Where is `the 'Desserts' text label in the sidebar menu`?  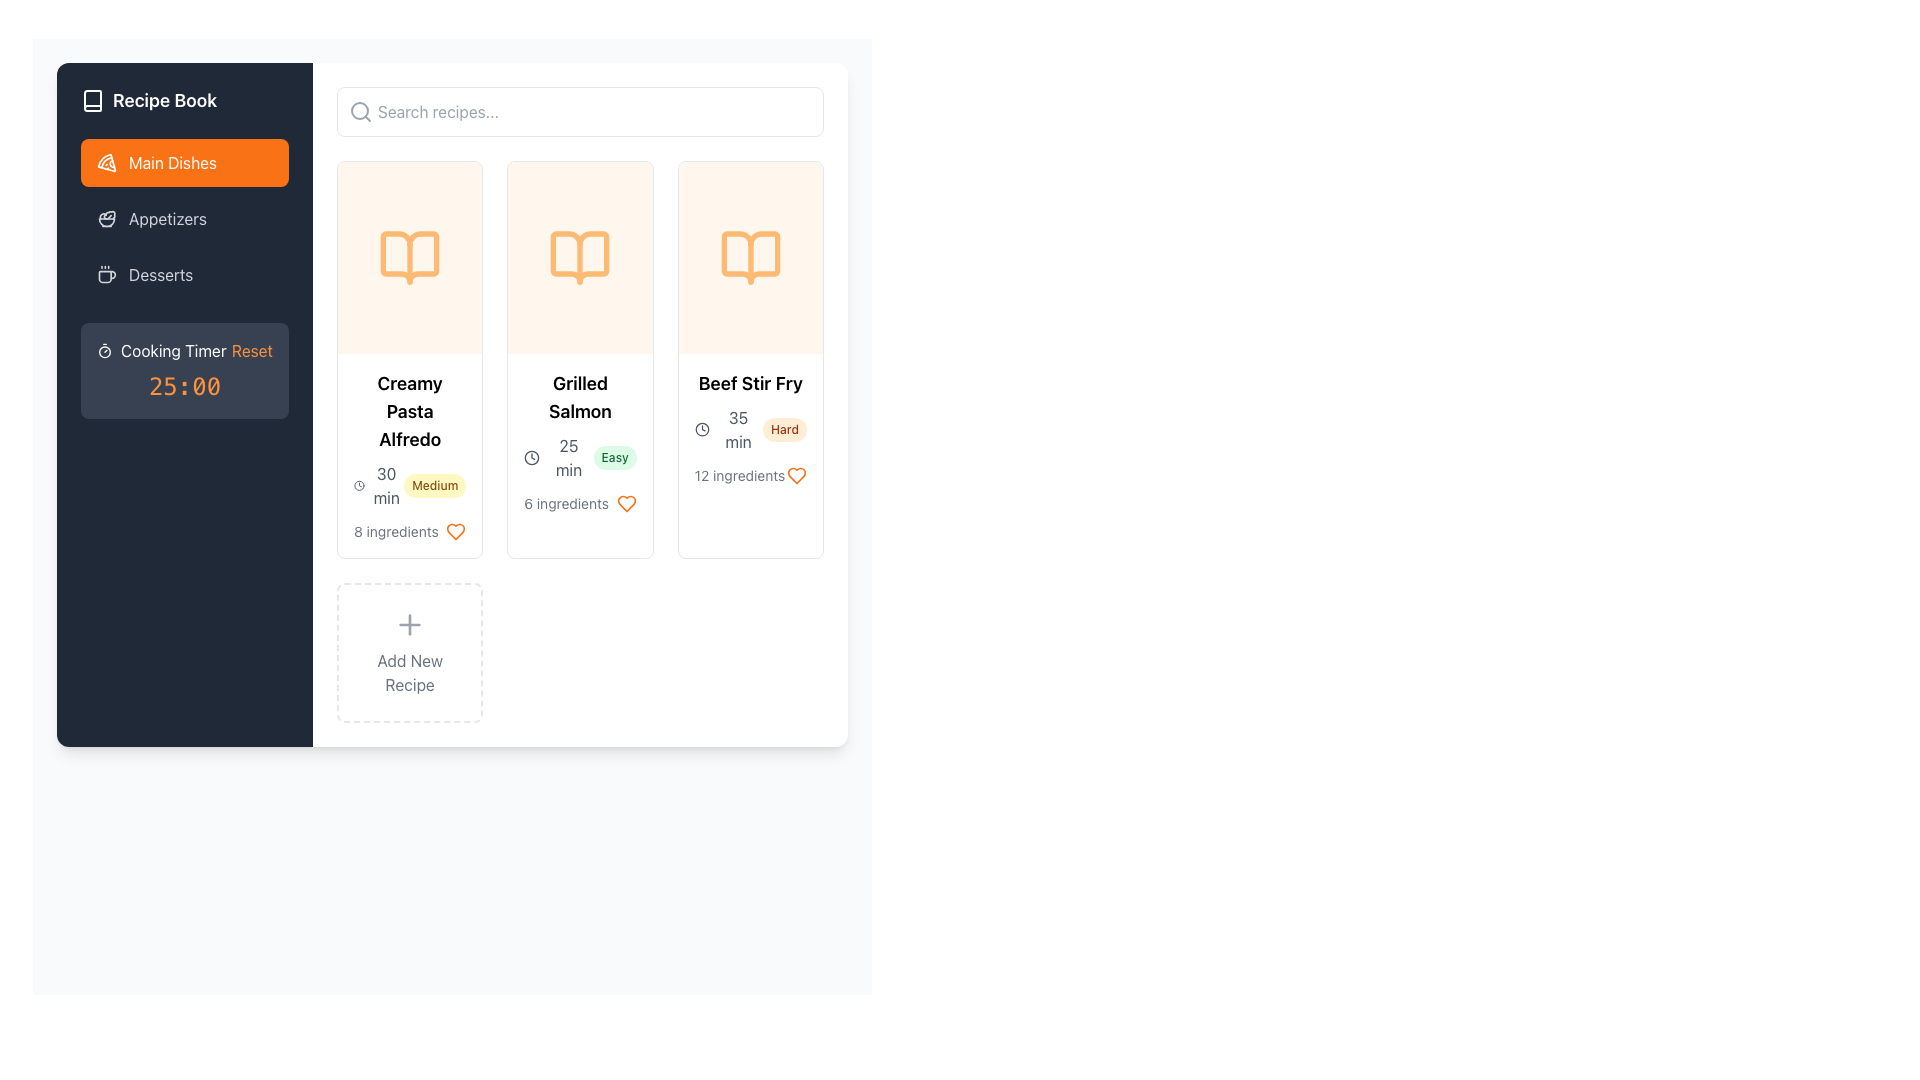
the 'Desserts' text label in the sidebar menu is located at coordinates (161, 274).